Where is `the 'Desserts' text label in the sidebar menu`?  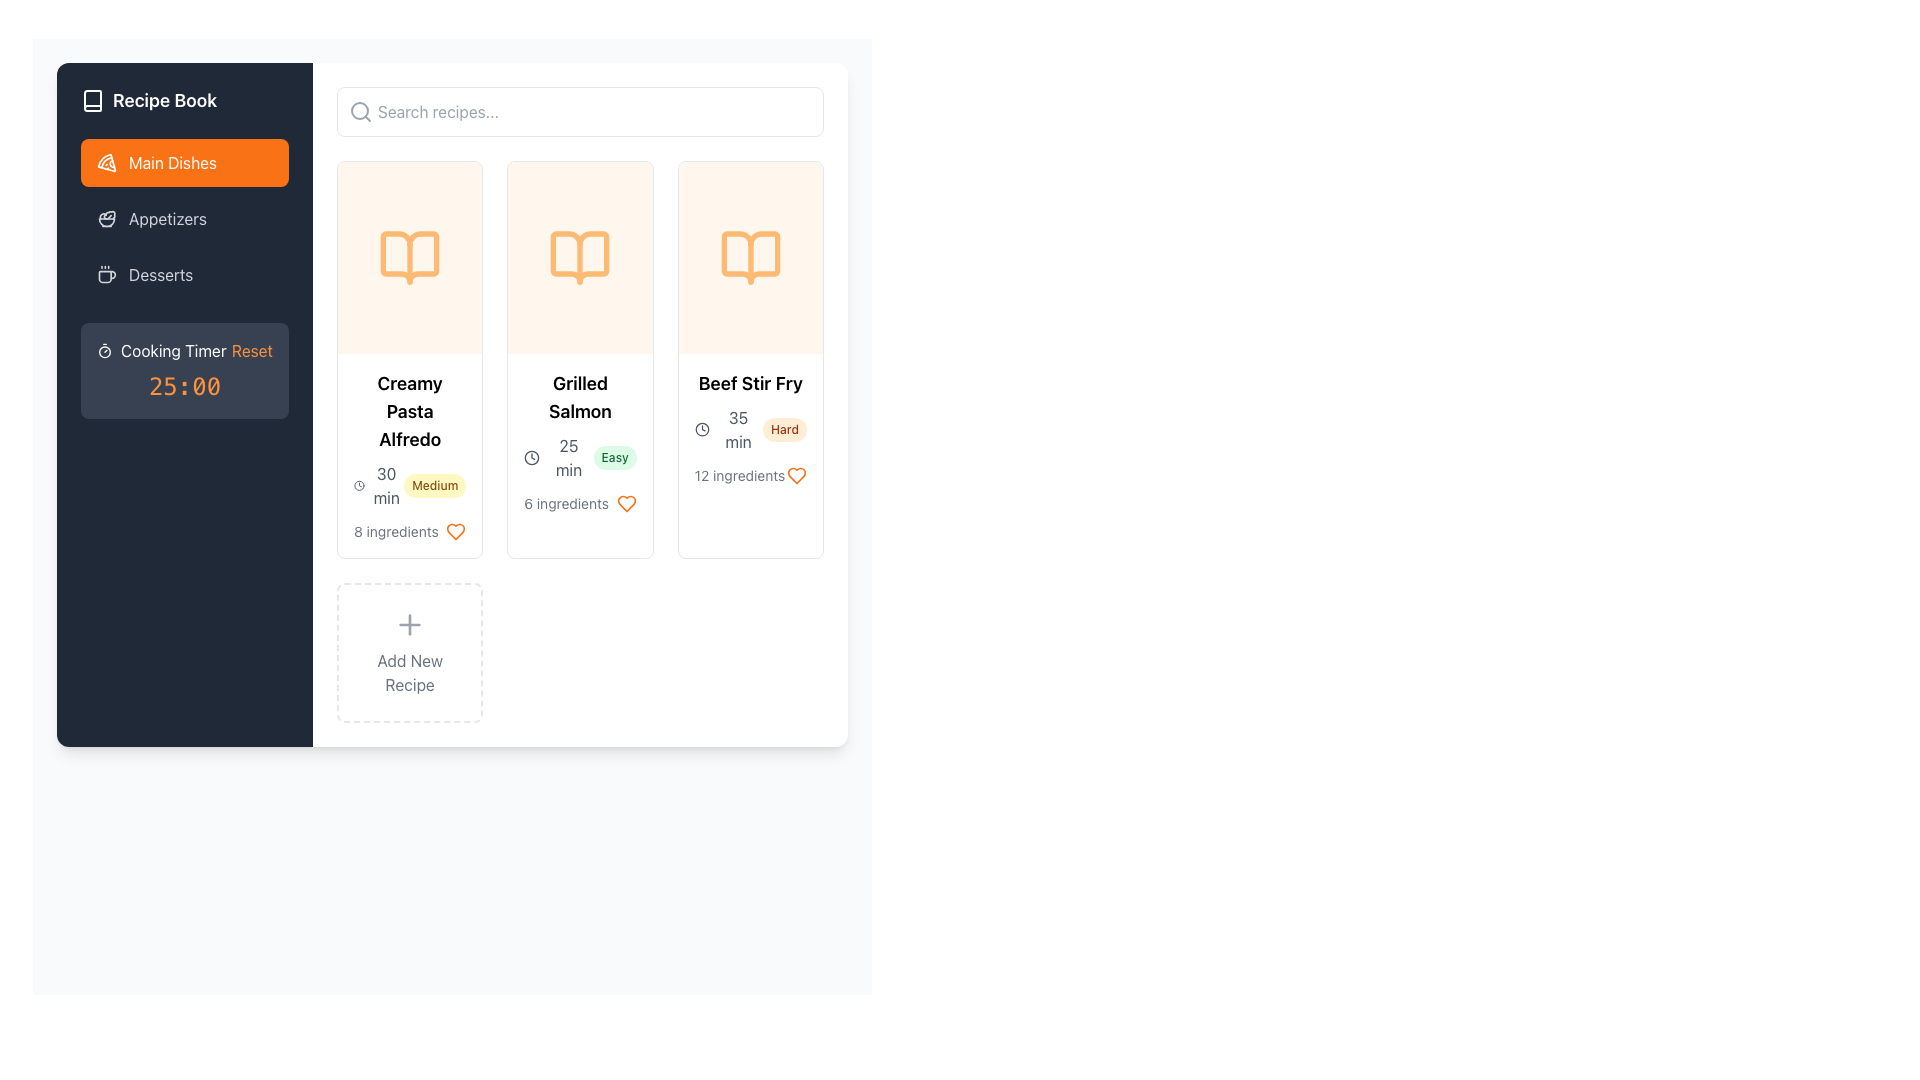
the 'Desserts' text label in the sidebar menu is located at coordinates (161, 274).